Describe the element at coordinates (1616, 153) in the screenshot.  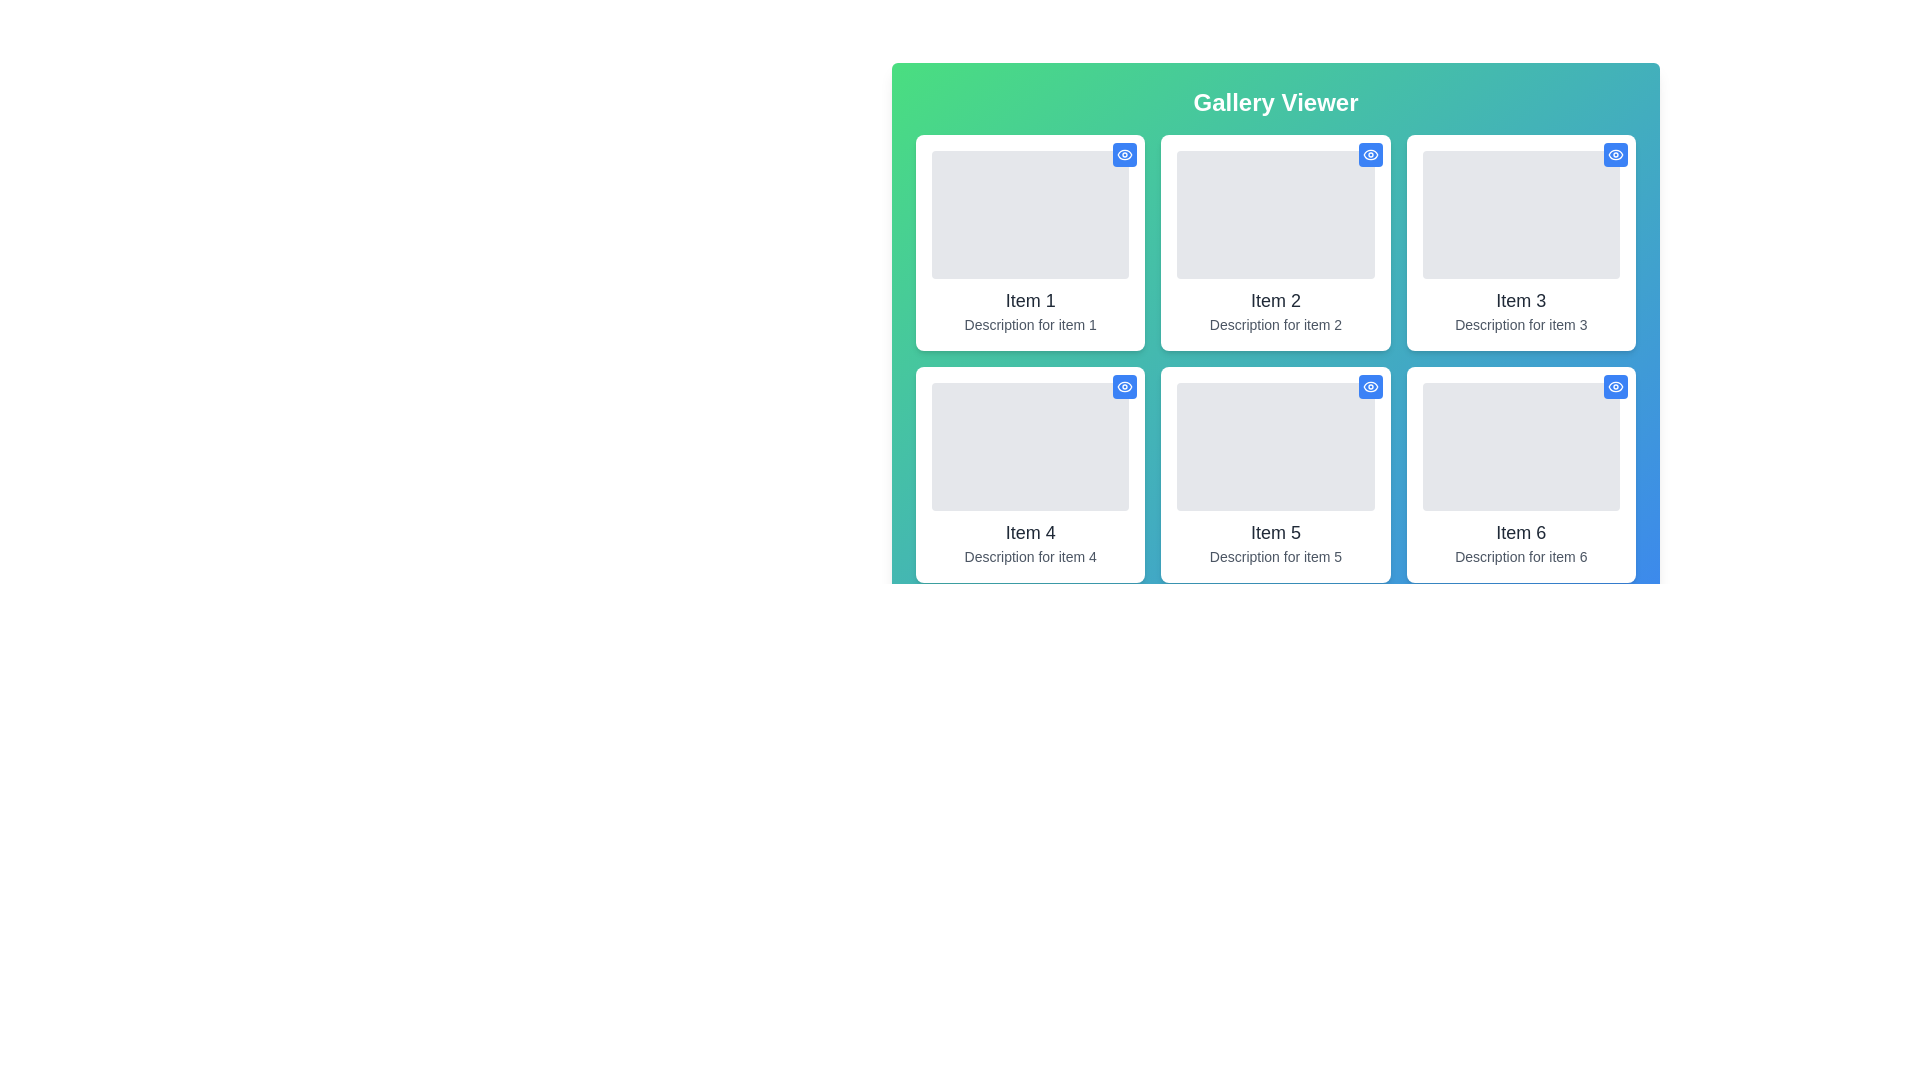
I see `the eye icon located in the top-right corner of the 'Item 3' card, which is depicted as a circular outline with a dot in the center against a blue background` at that location.